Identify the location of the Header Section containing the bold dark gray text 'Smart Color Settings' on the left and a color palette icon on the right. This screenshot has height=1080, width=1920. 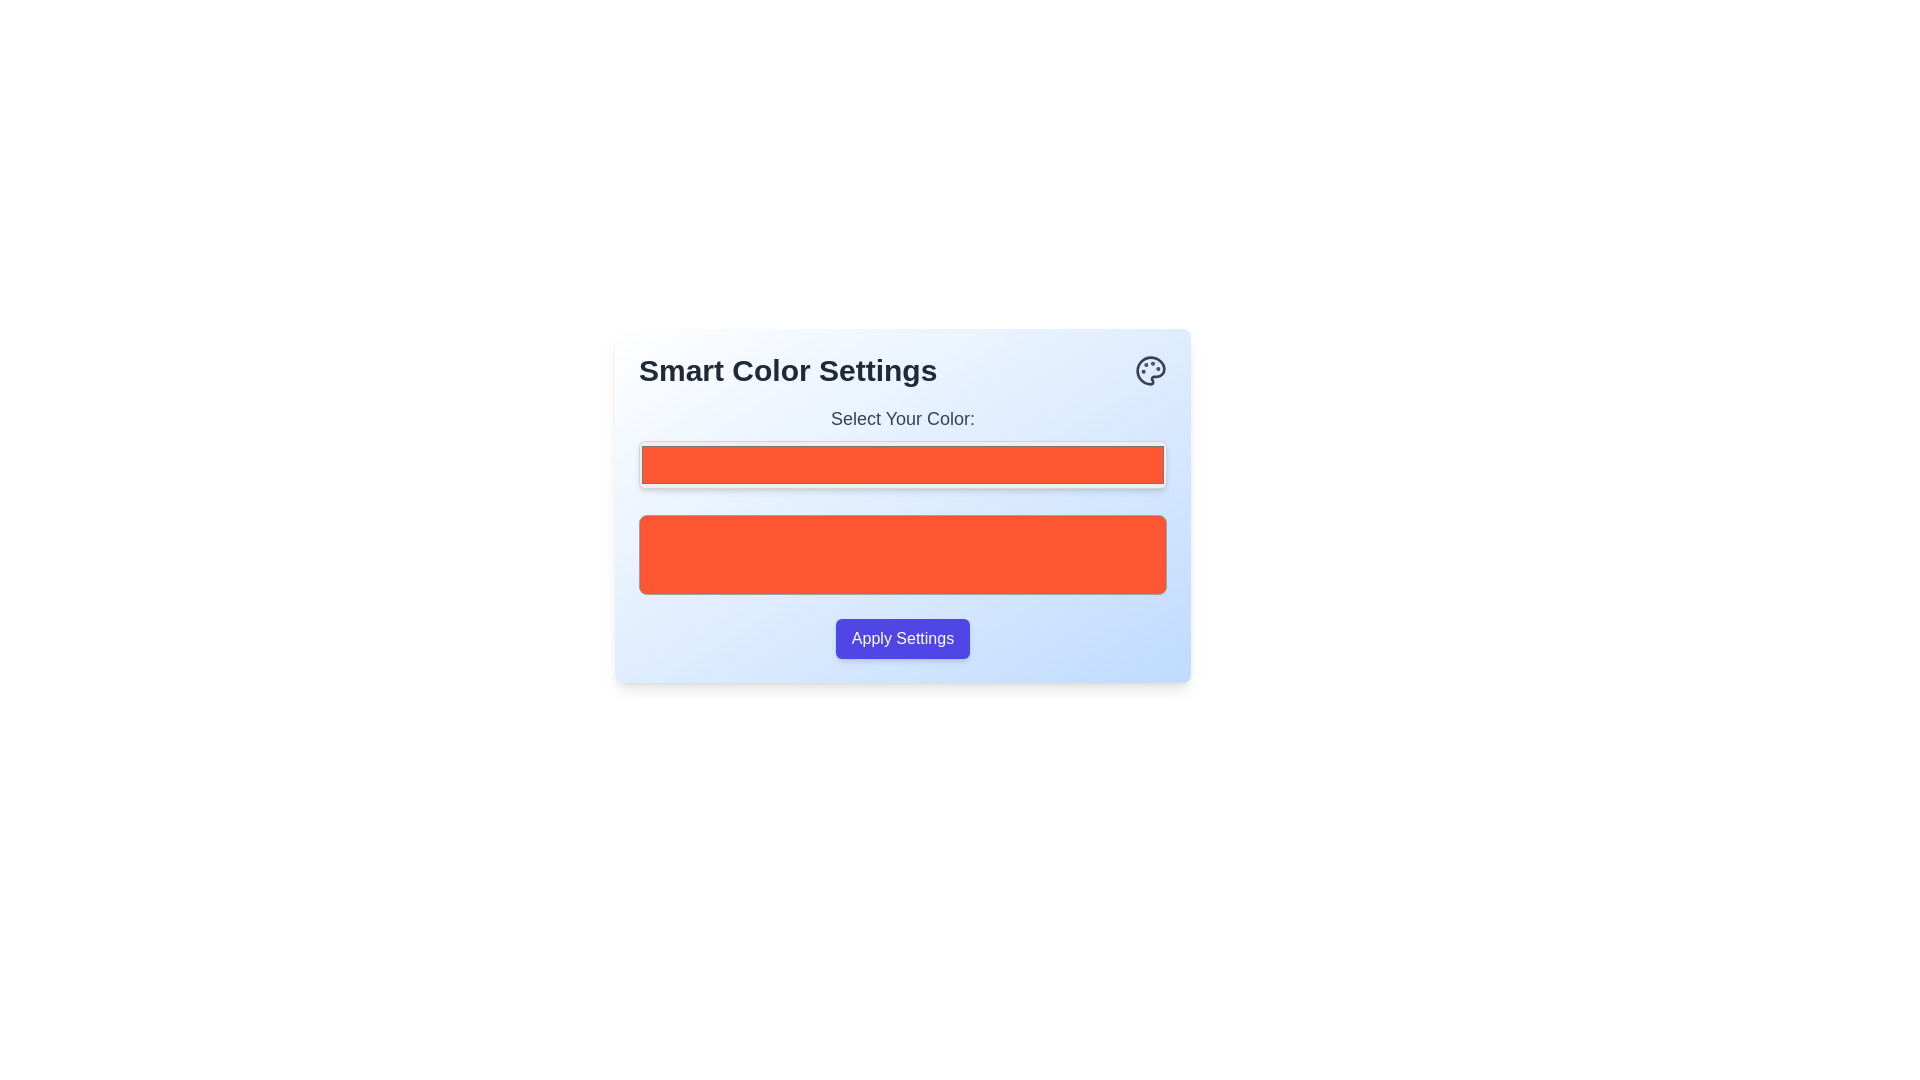
(901, 370).